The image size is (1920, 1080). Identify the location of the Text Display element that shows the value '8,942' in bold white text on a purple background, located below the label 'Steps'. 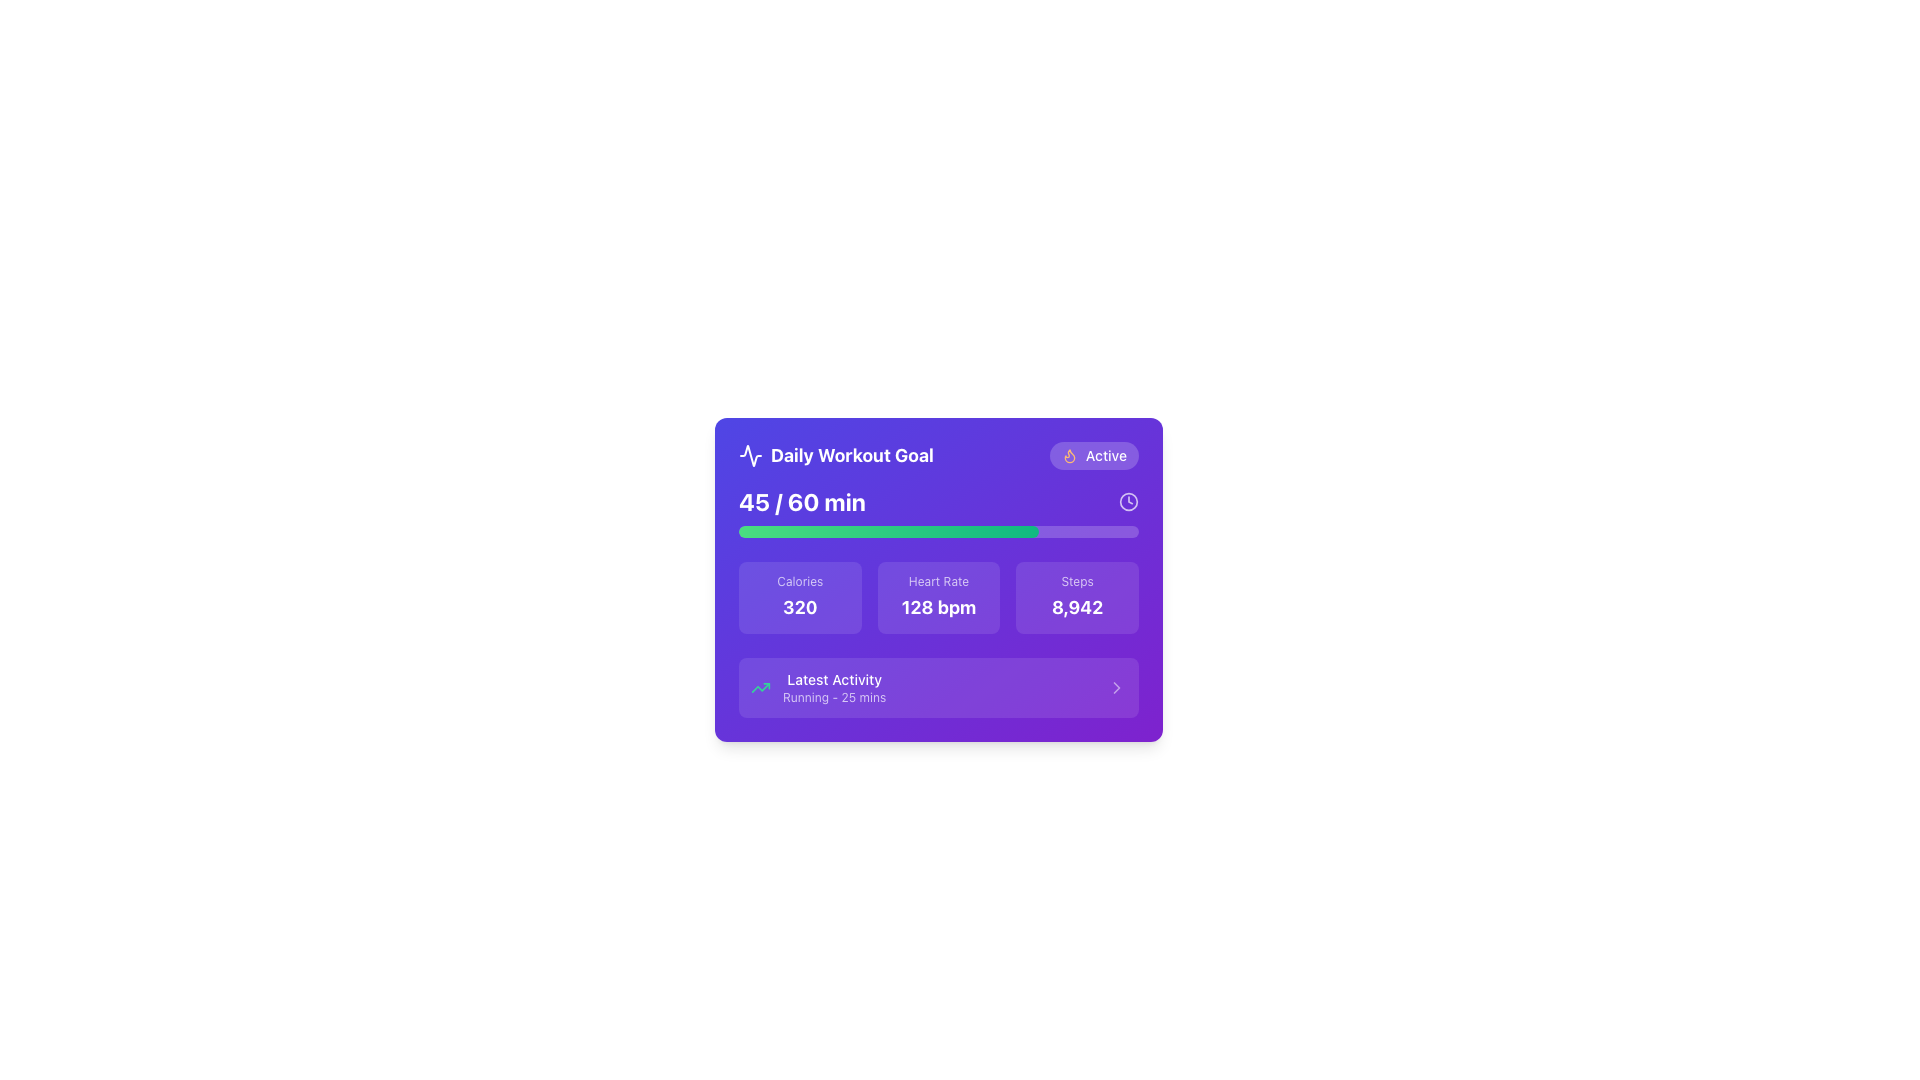
(1076, 607).